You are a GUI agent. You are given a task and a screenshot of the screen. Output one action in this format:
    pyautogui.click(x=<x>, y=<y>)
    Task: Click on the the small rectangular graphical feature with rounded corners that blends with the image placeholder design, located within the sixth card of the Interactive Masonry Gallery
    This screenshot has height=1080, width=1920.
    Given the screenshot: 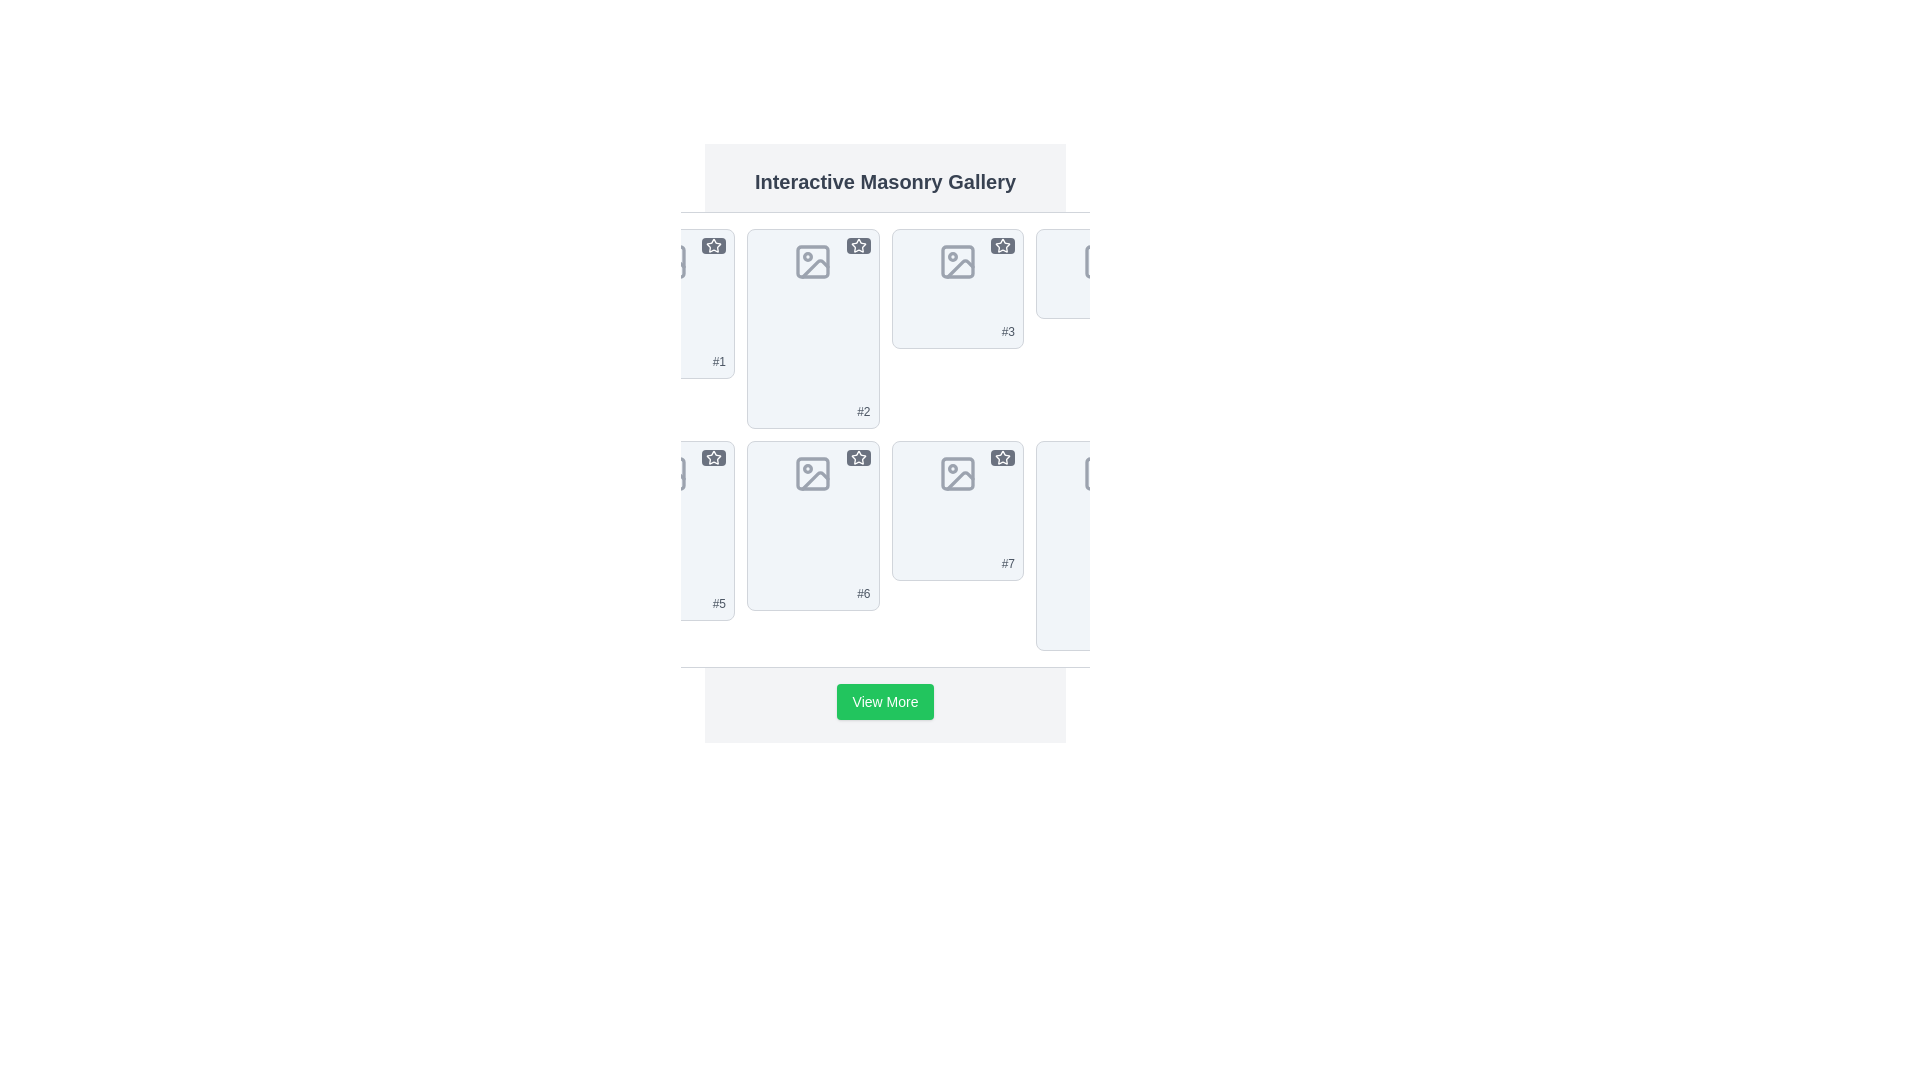 What is the action you would take?
    pyautogui.click(x=813, y=474)
    